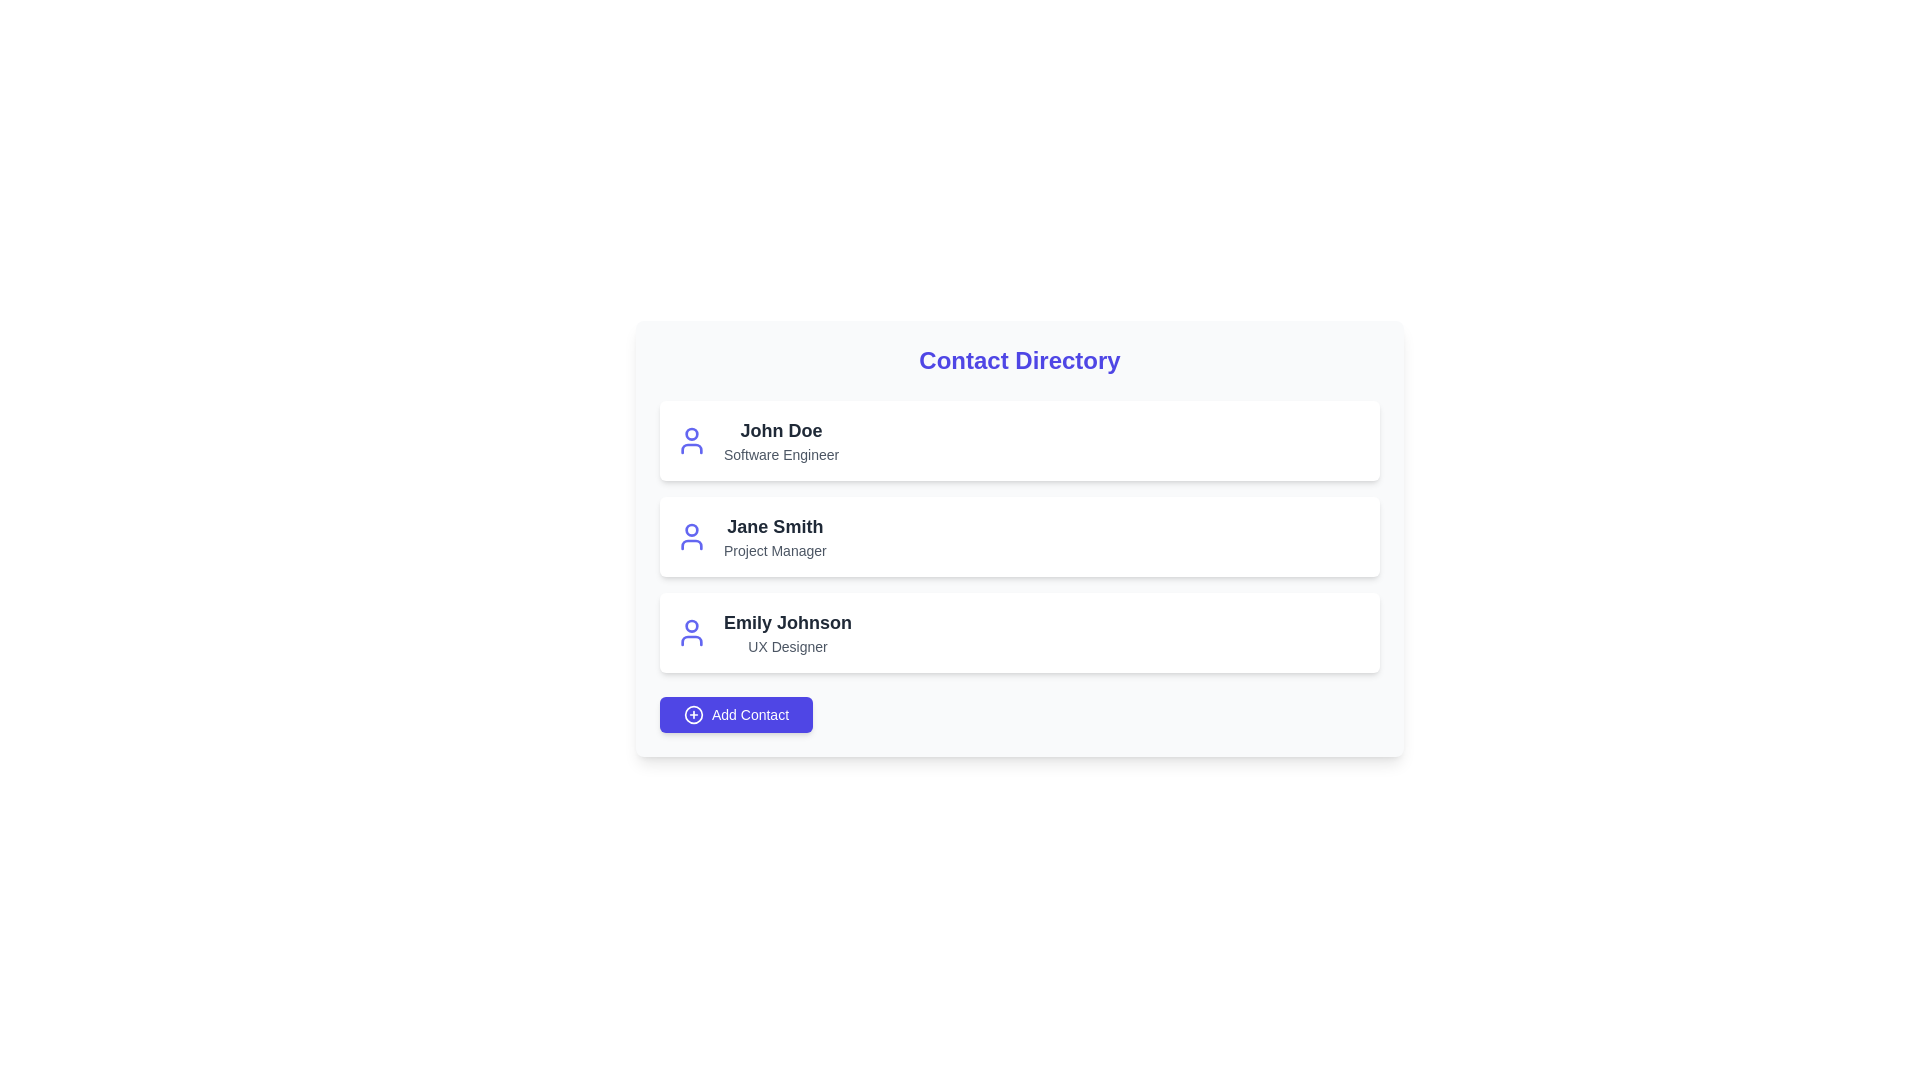 The width and height of the screenshot is (1920, 1080). Describe the element at coordinates (734, 713) in the screenshot. I see `'Add Contact' button to add a new contact to the directory` at that location.